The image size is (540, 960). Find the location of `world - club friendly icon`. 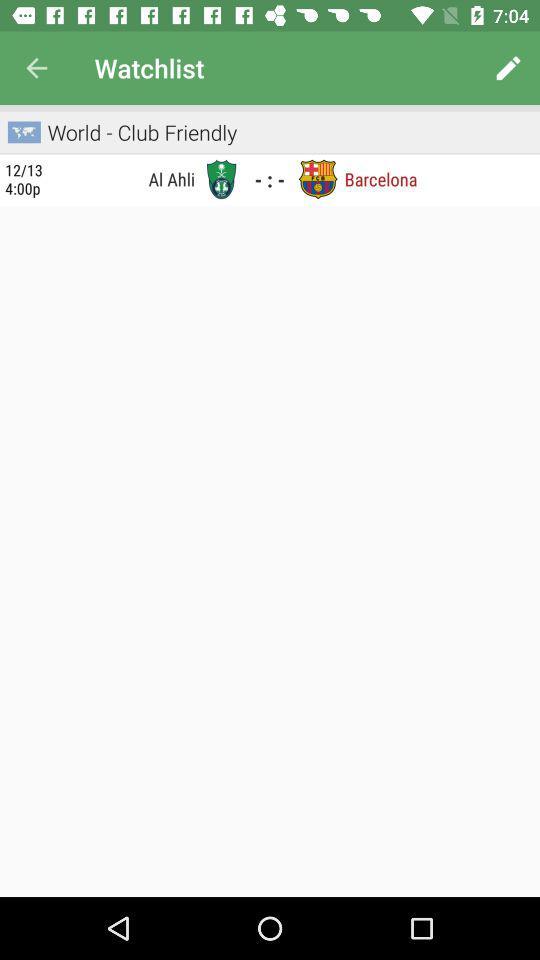

world - club friendly icon is located at coordinates (140, 131).